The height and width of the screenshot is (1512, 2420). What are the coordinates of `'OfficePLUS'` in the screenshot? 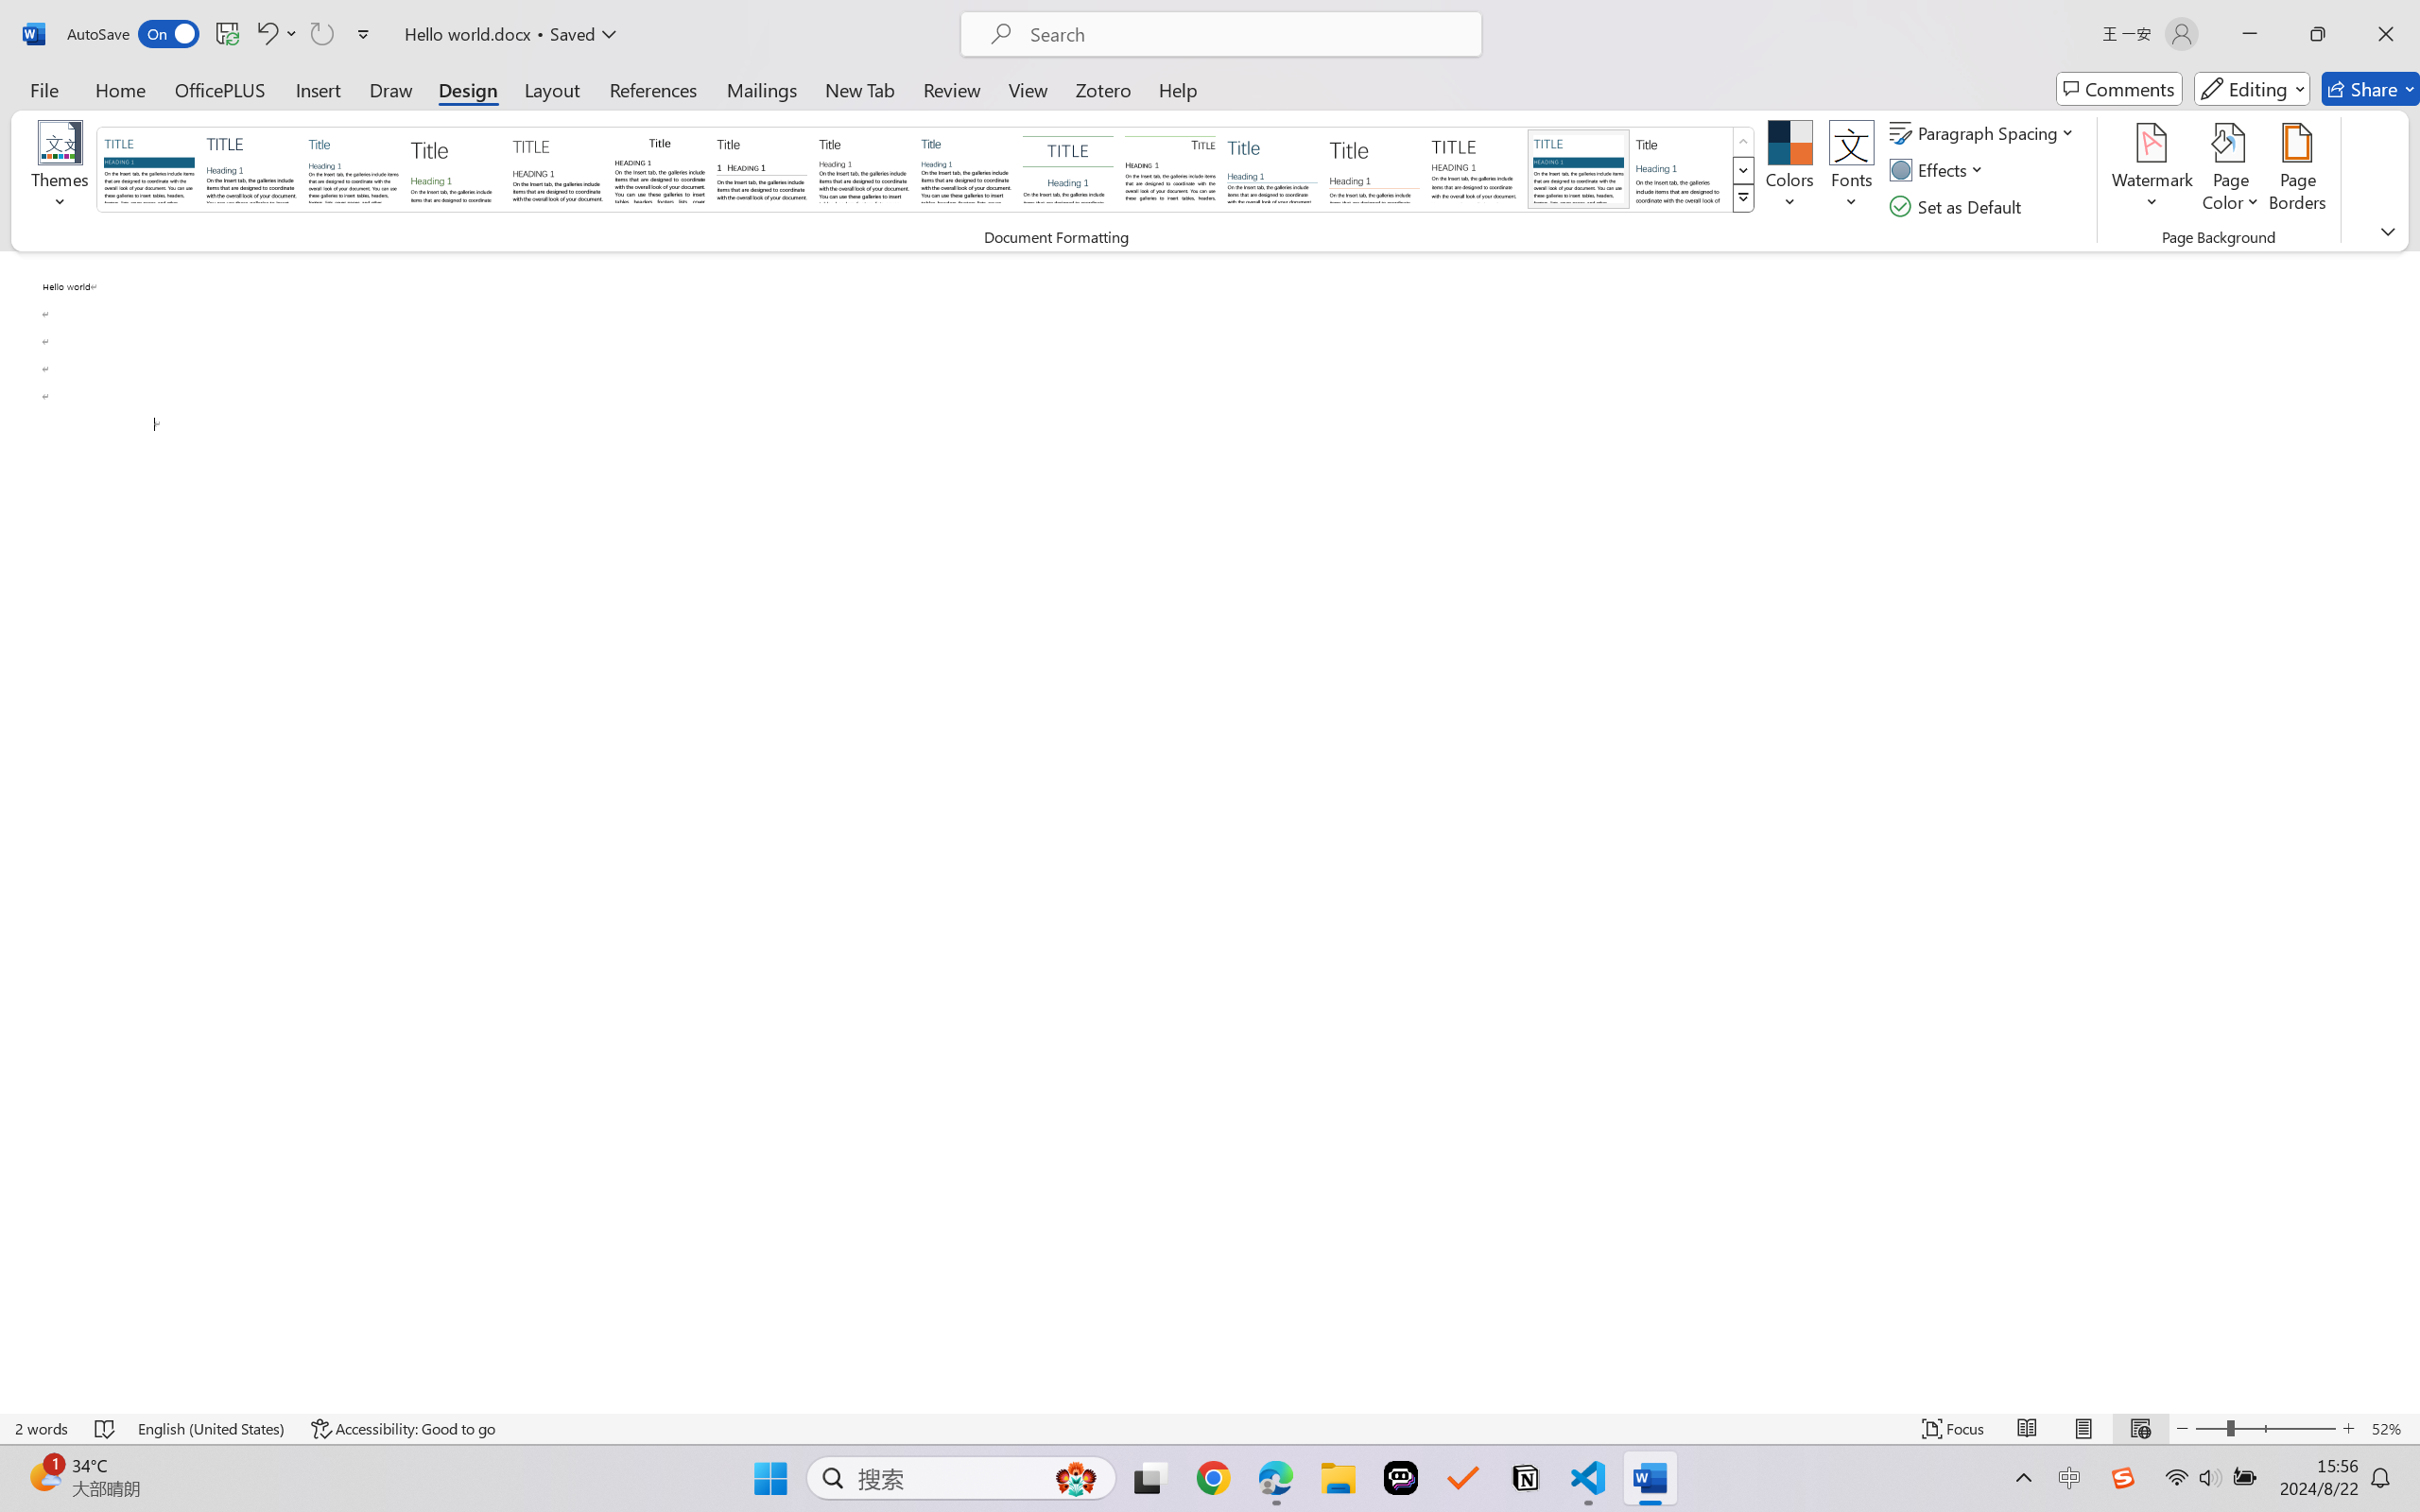 It's located at (218, 88).